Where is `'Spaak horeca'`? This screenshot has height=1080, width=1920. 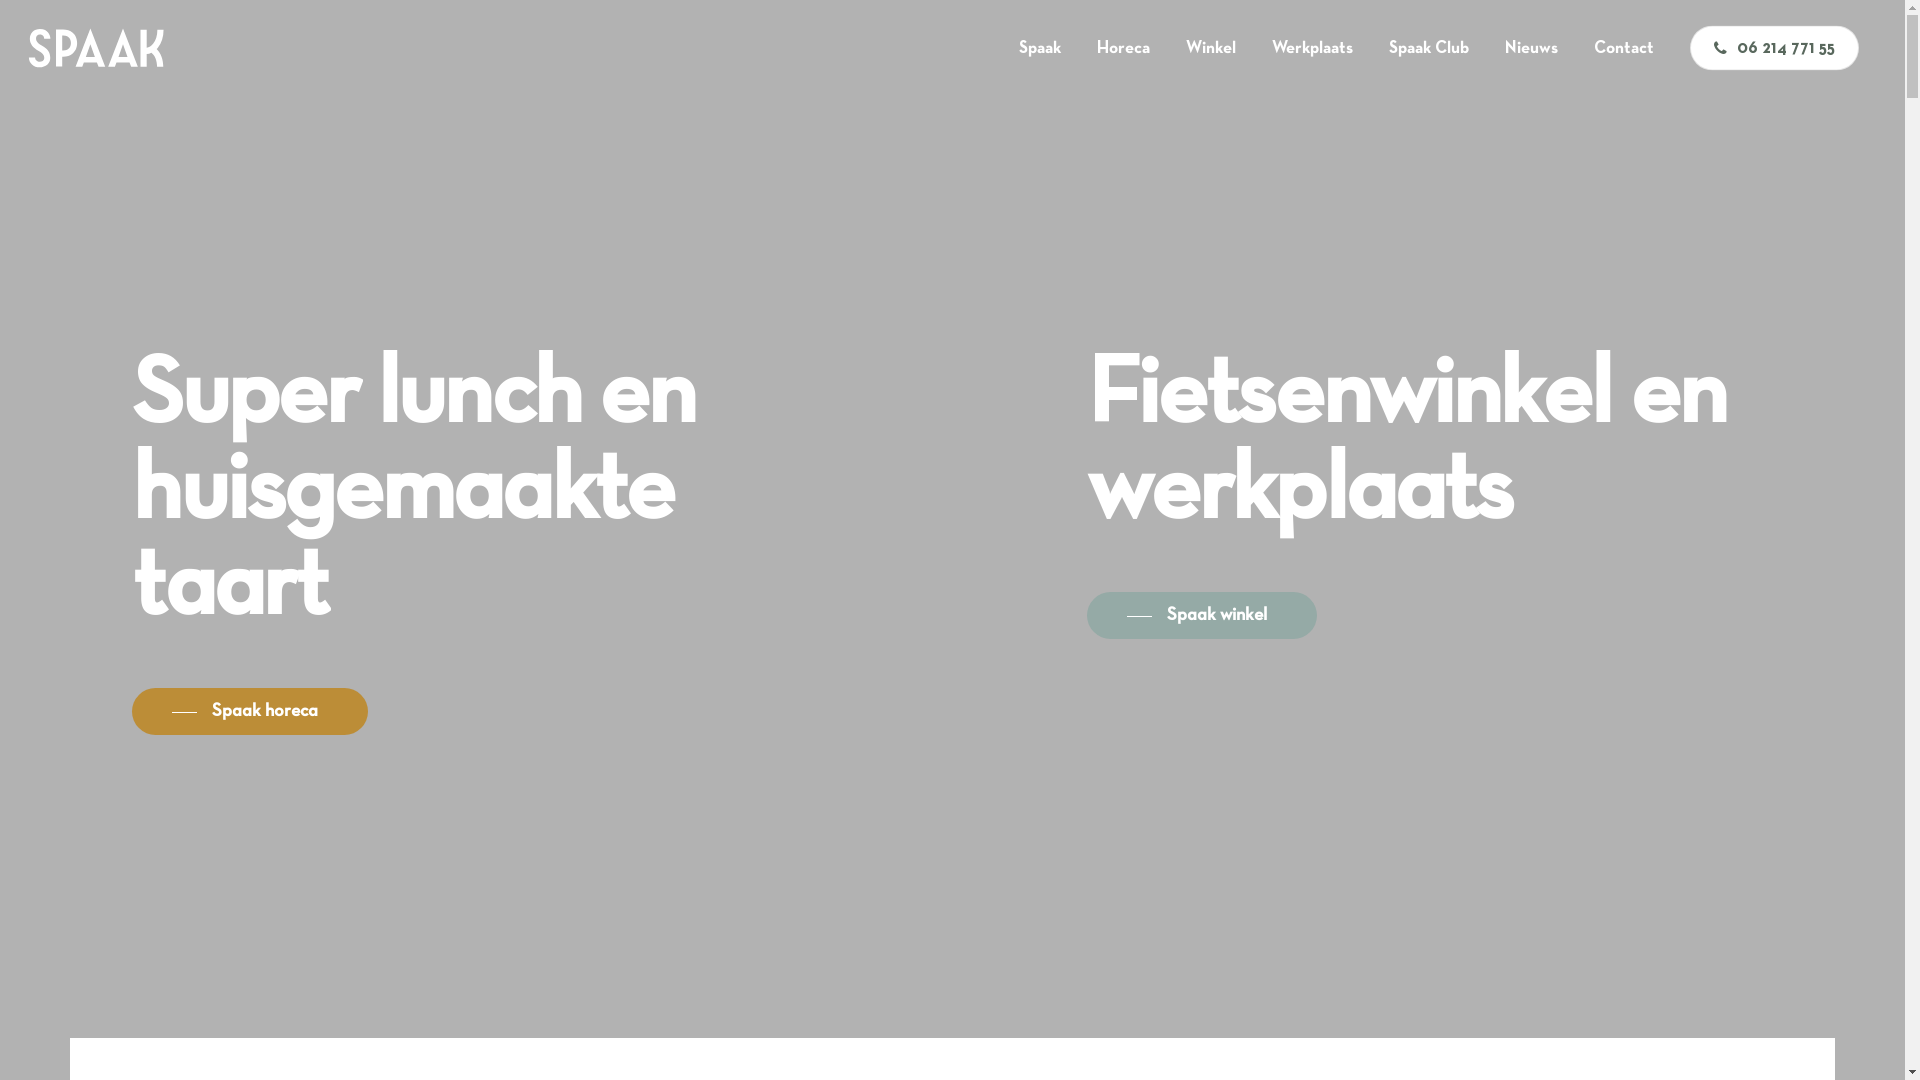
'Spaak horeca' is located at coordinates (248, 711).